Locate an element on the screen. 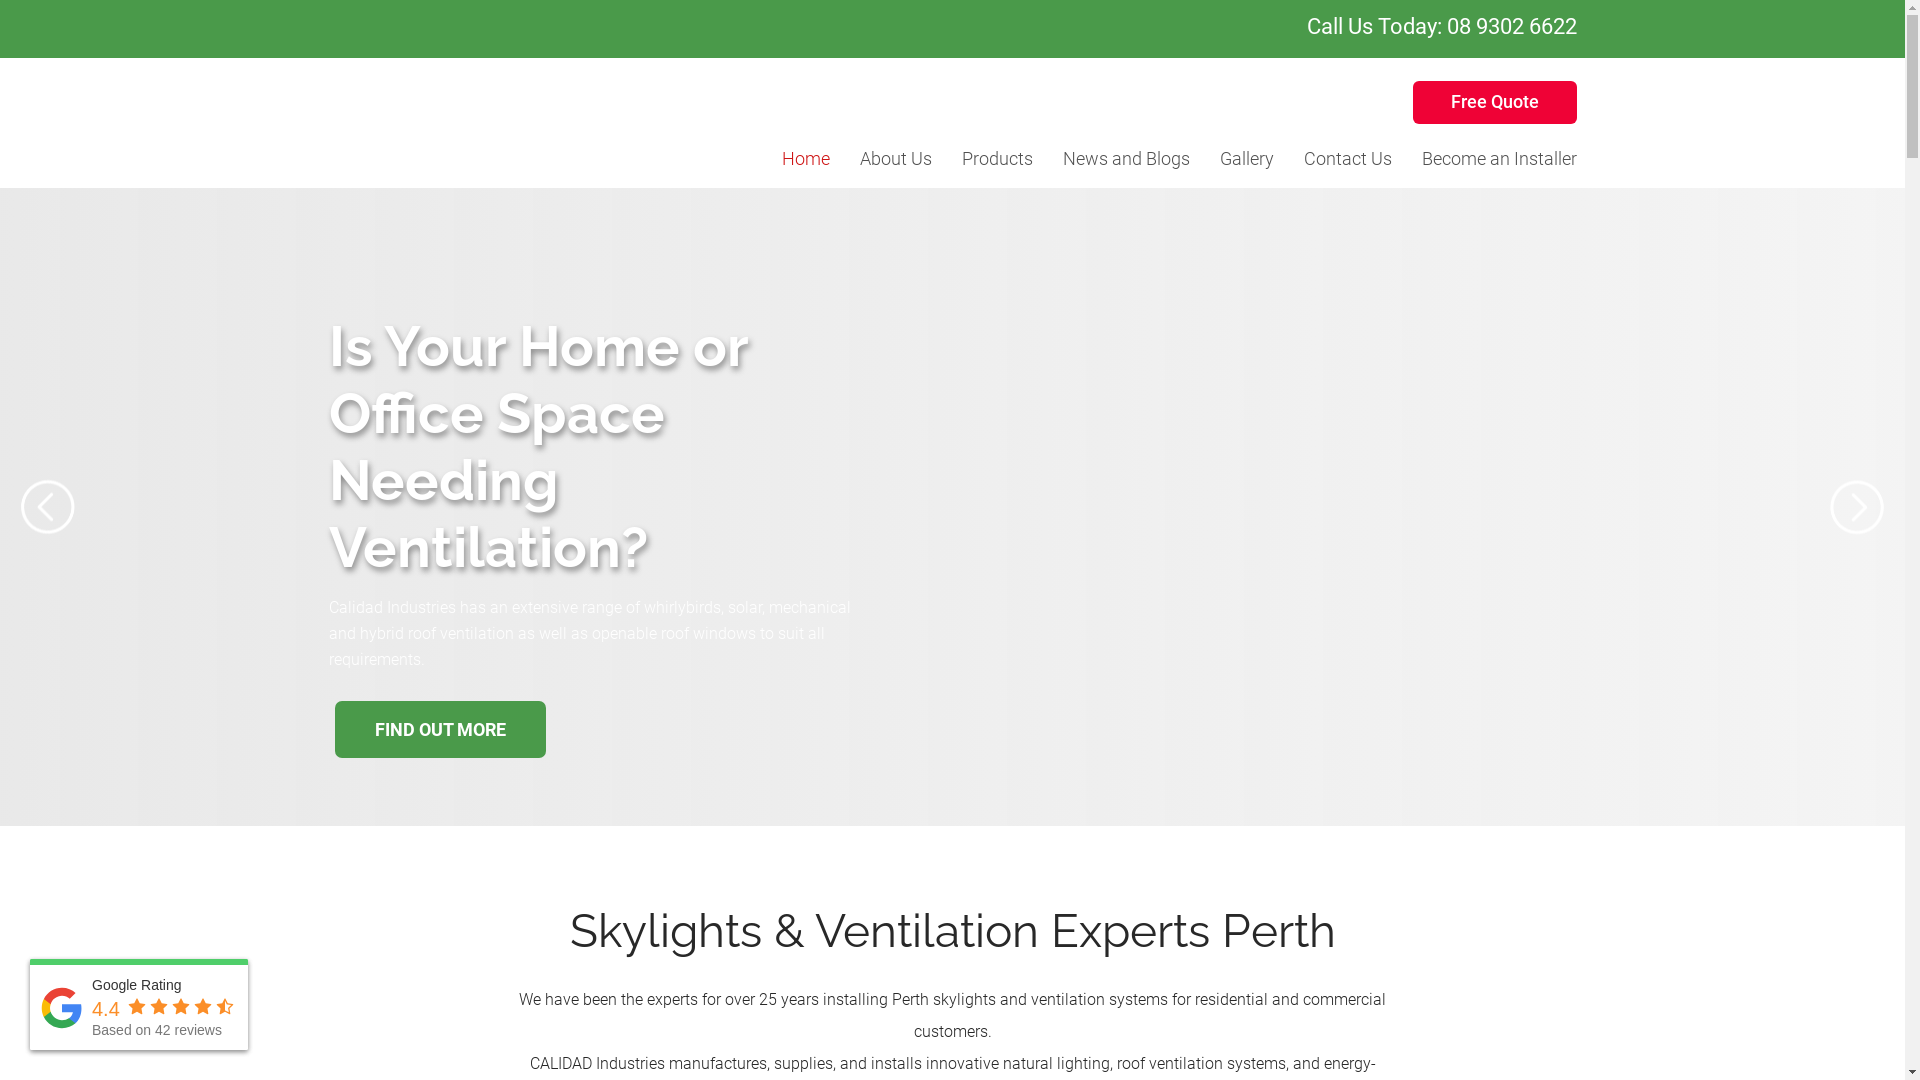  'FIND OUT MORE' is located at coordinates (438, 770).